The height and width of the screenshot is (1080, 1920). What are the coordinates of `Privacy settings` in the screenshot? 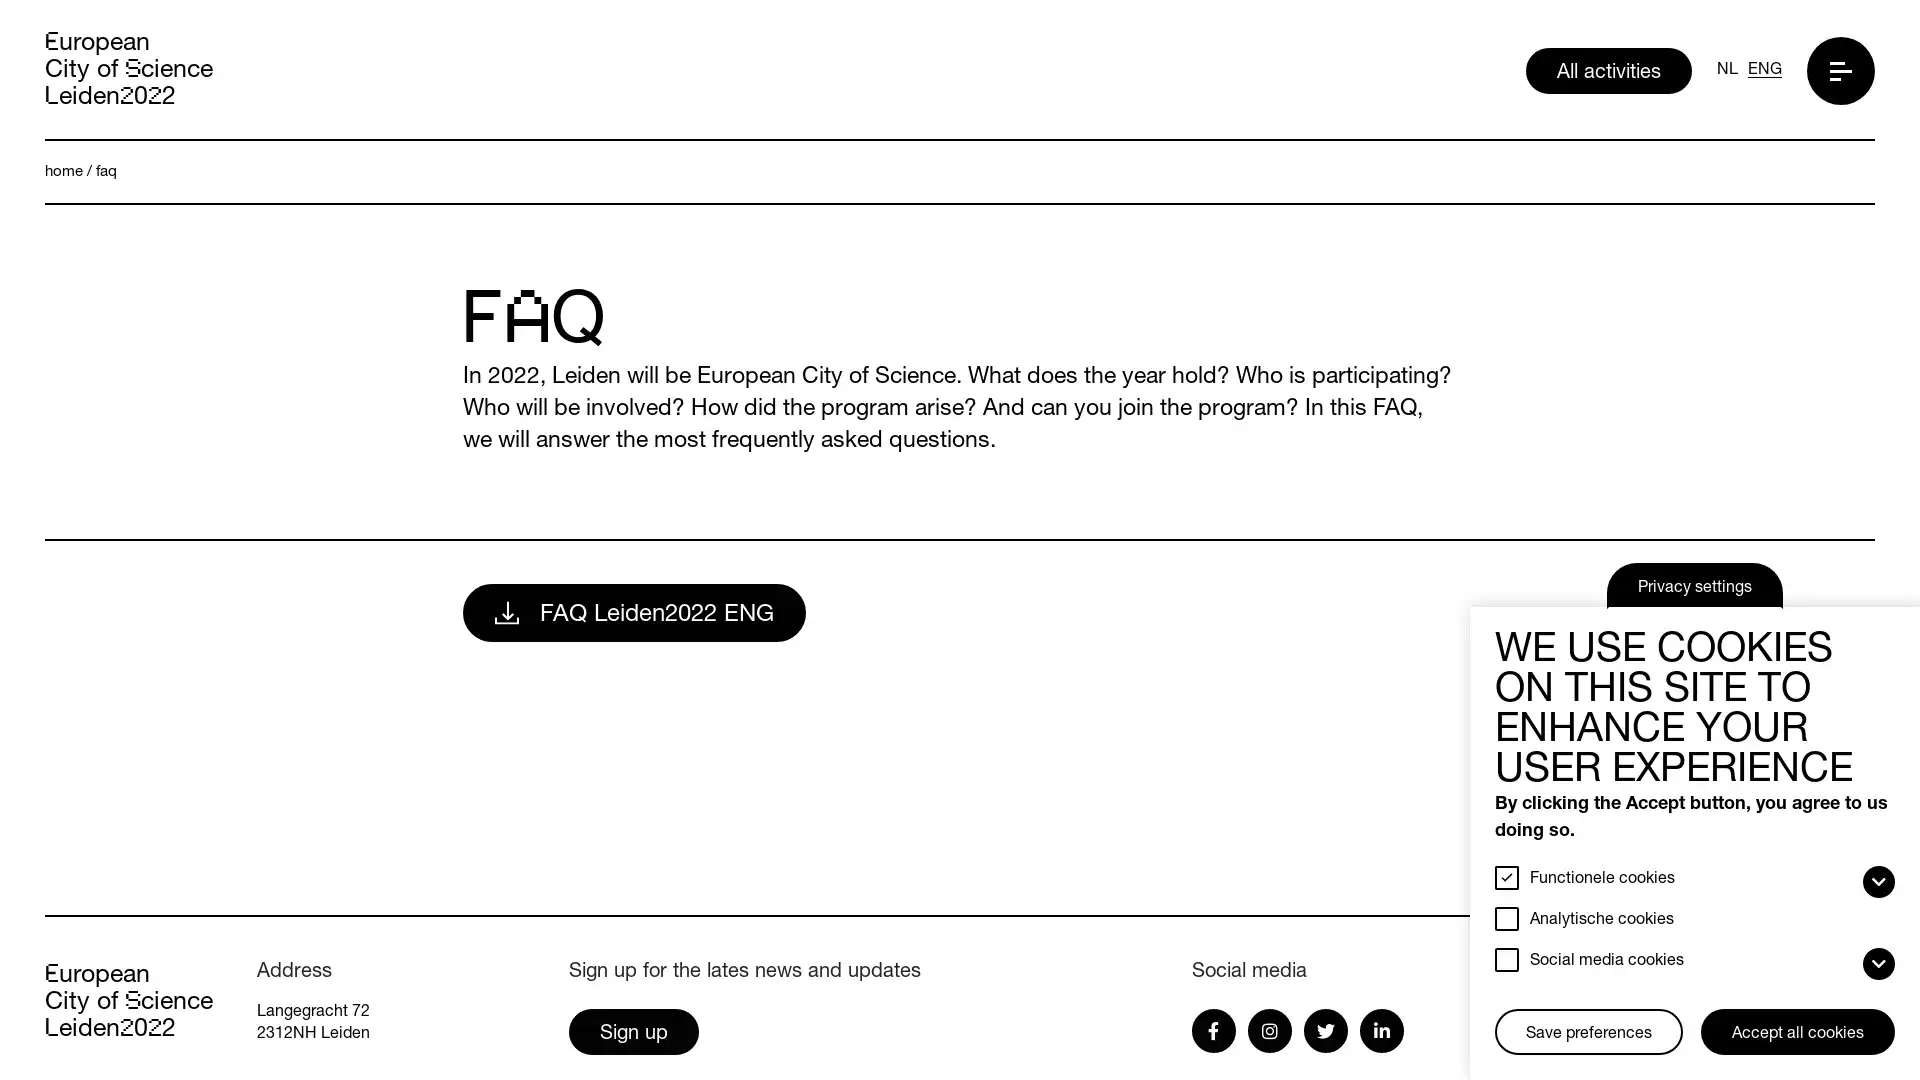 It's located at (1693, 585).